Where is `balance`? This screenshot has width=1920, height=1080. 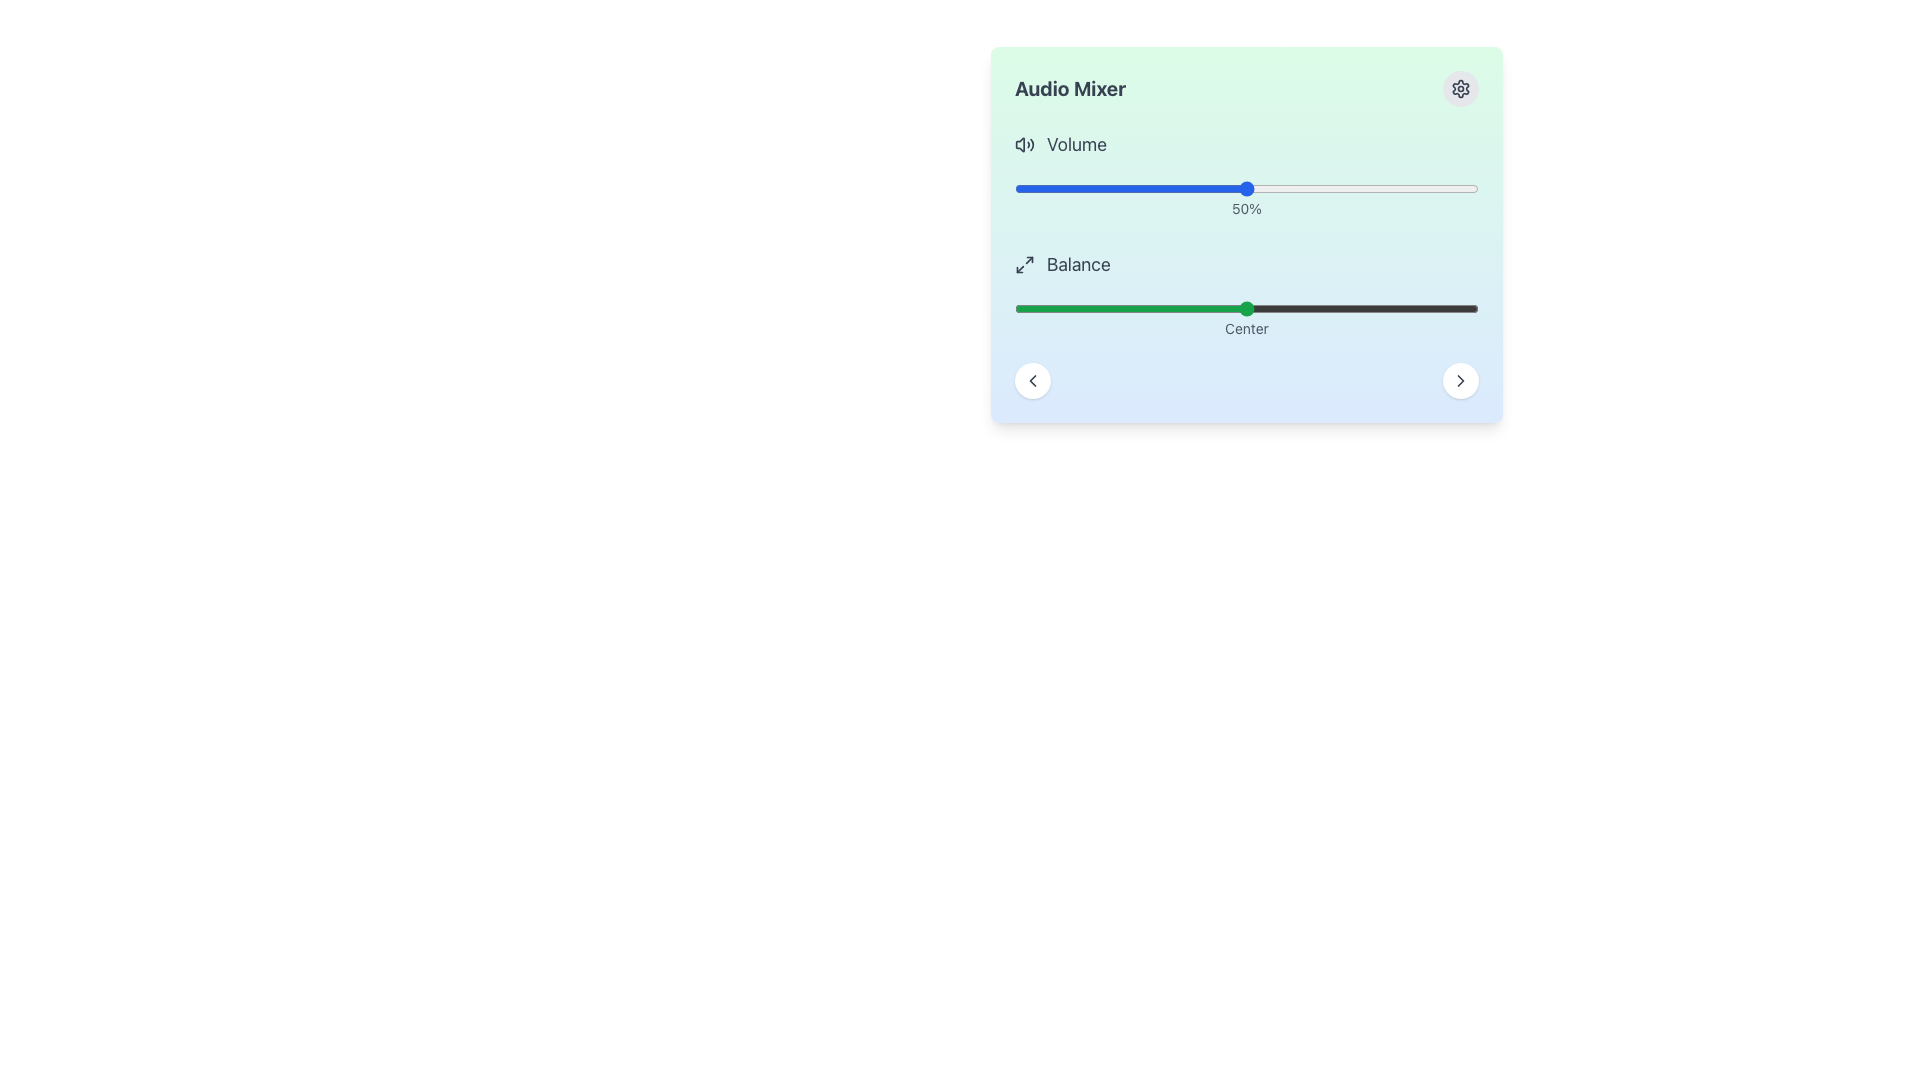
balance is located at coordinates (1208, 308).